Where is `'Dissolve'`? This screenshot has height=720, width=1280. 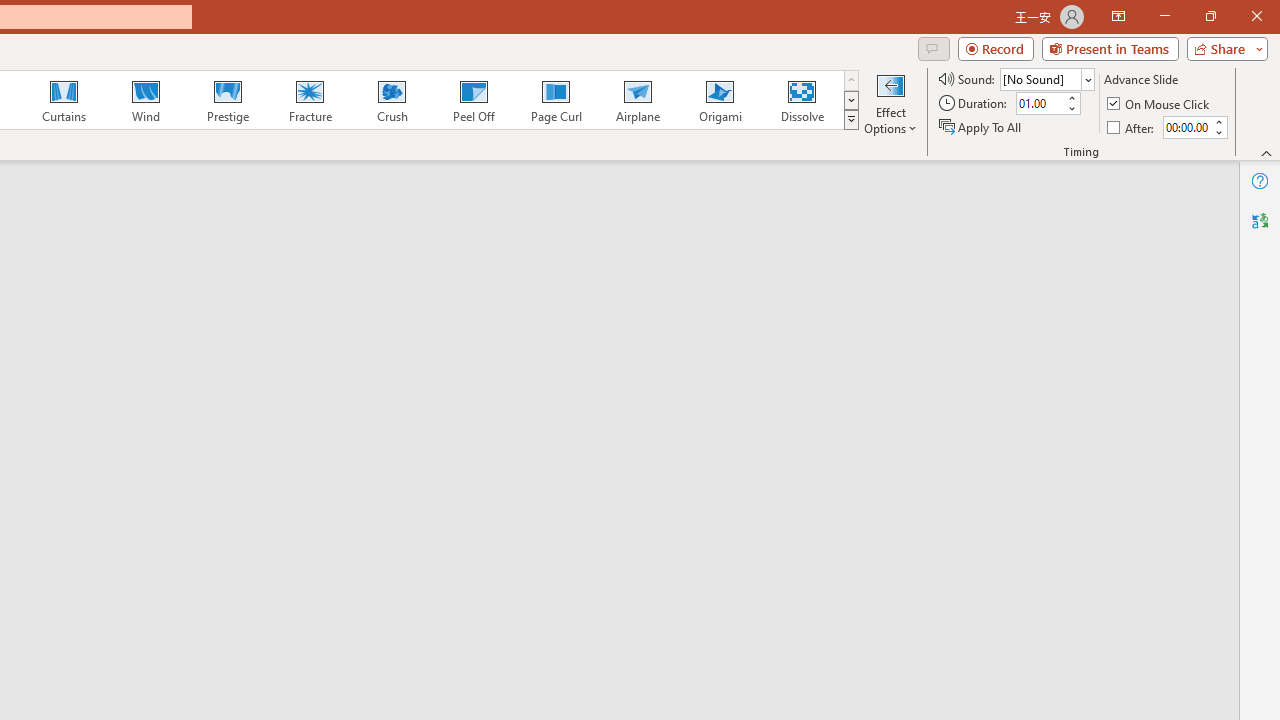 'Dissolve' is located at coordinates (802, 100).